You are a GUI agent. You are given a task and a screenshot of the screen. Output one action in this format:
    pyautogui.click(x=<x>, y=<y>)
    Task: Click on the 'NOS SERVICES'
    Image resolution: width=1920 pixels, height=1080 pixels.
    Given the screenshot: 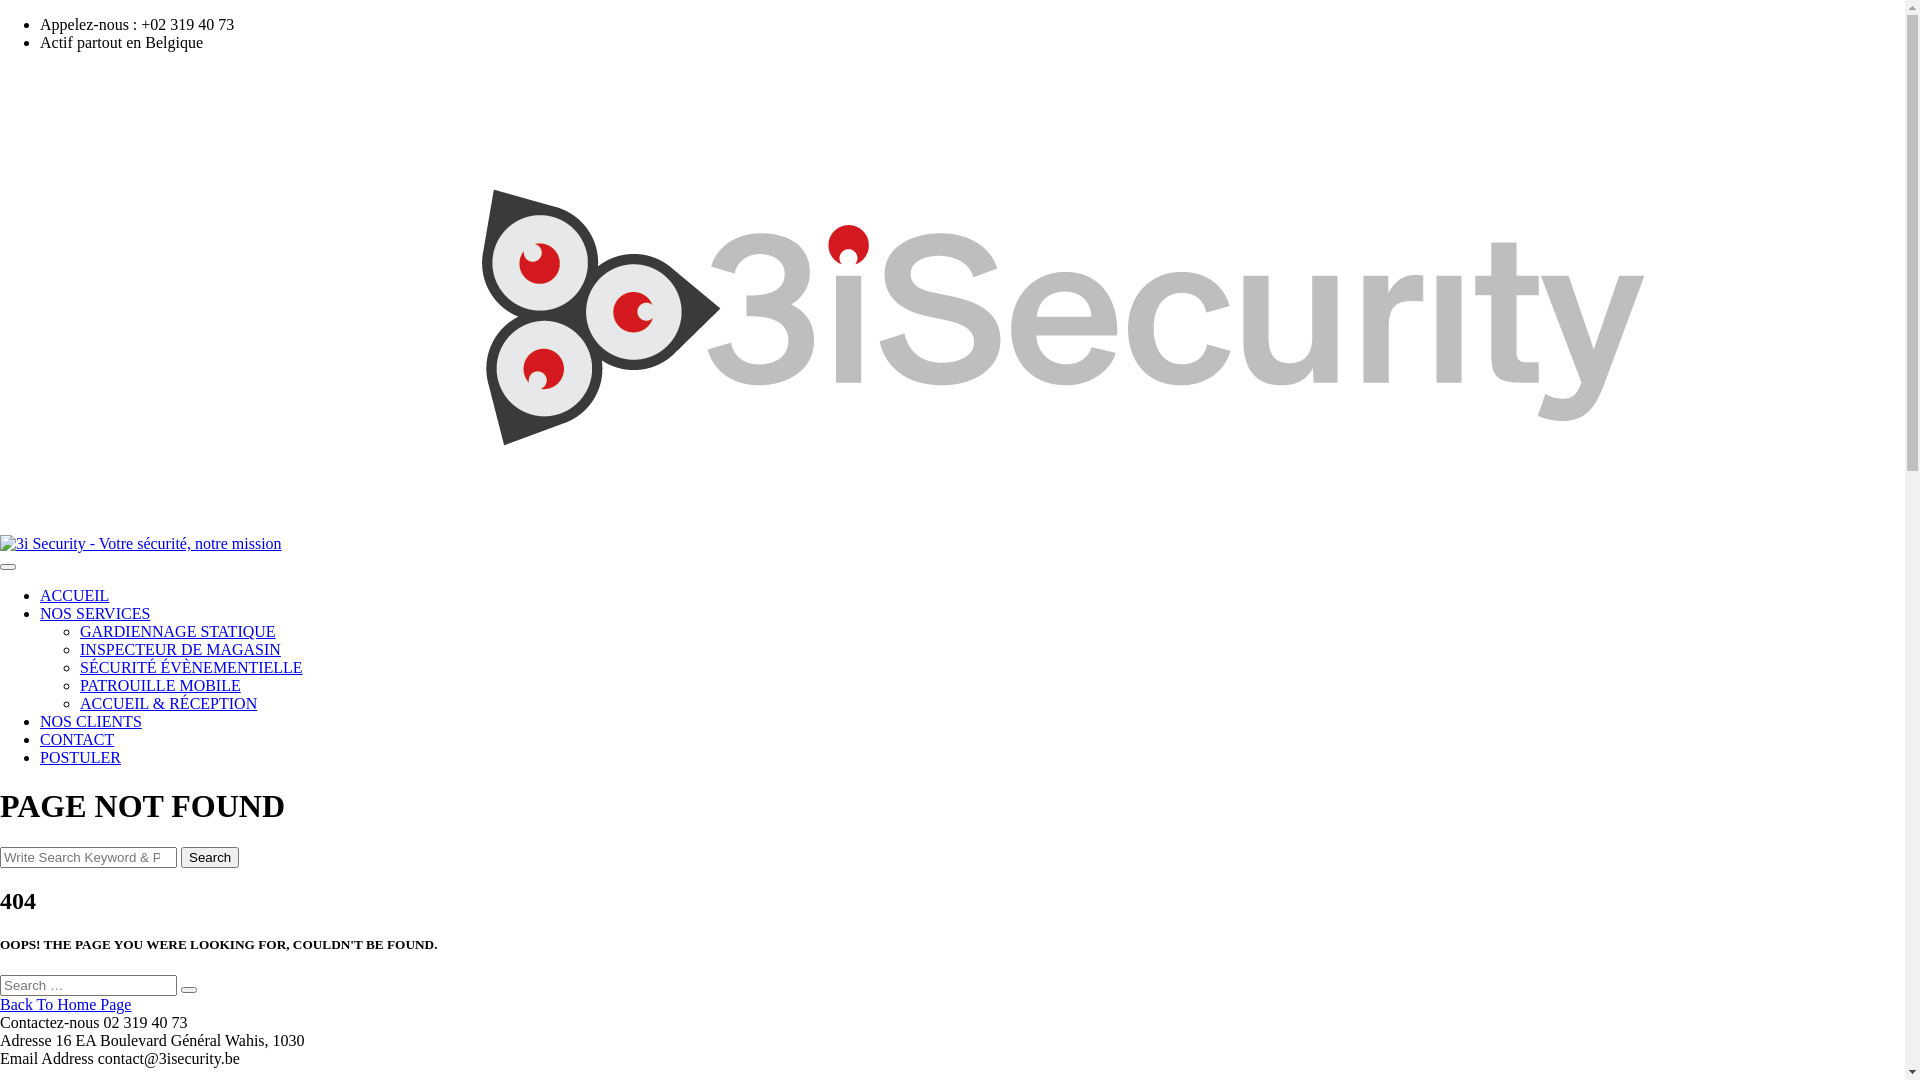 What is the action you would take?
    pyautogui.click(x=94, y=612)
    